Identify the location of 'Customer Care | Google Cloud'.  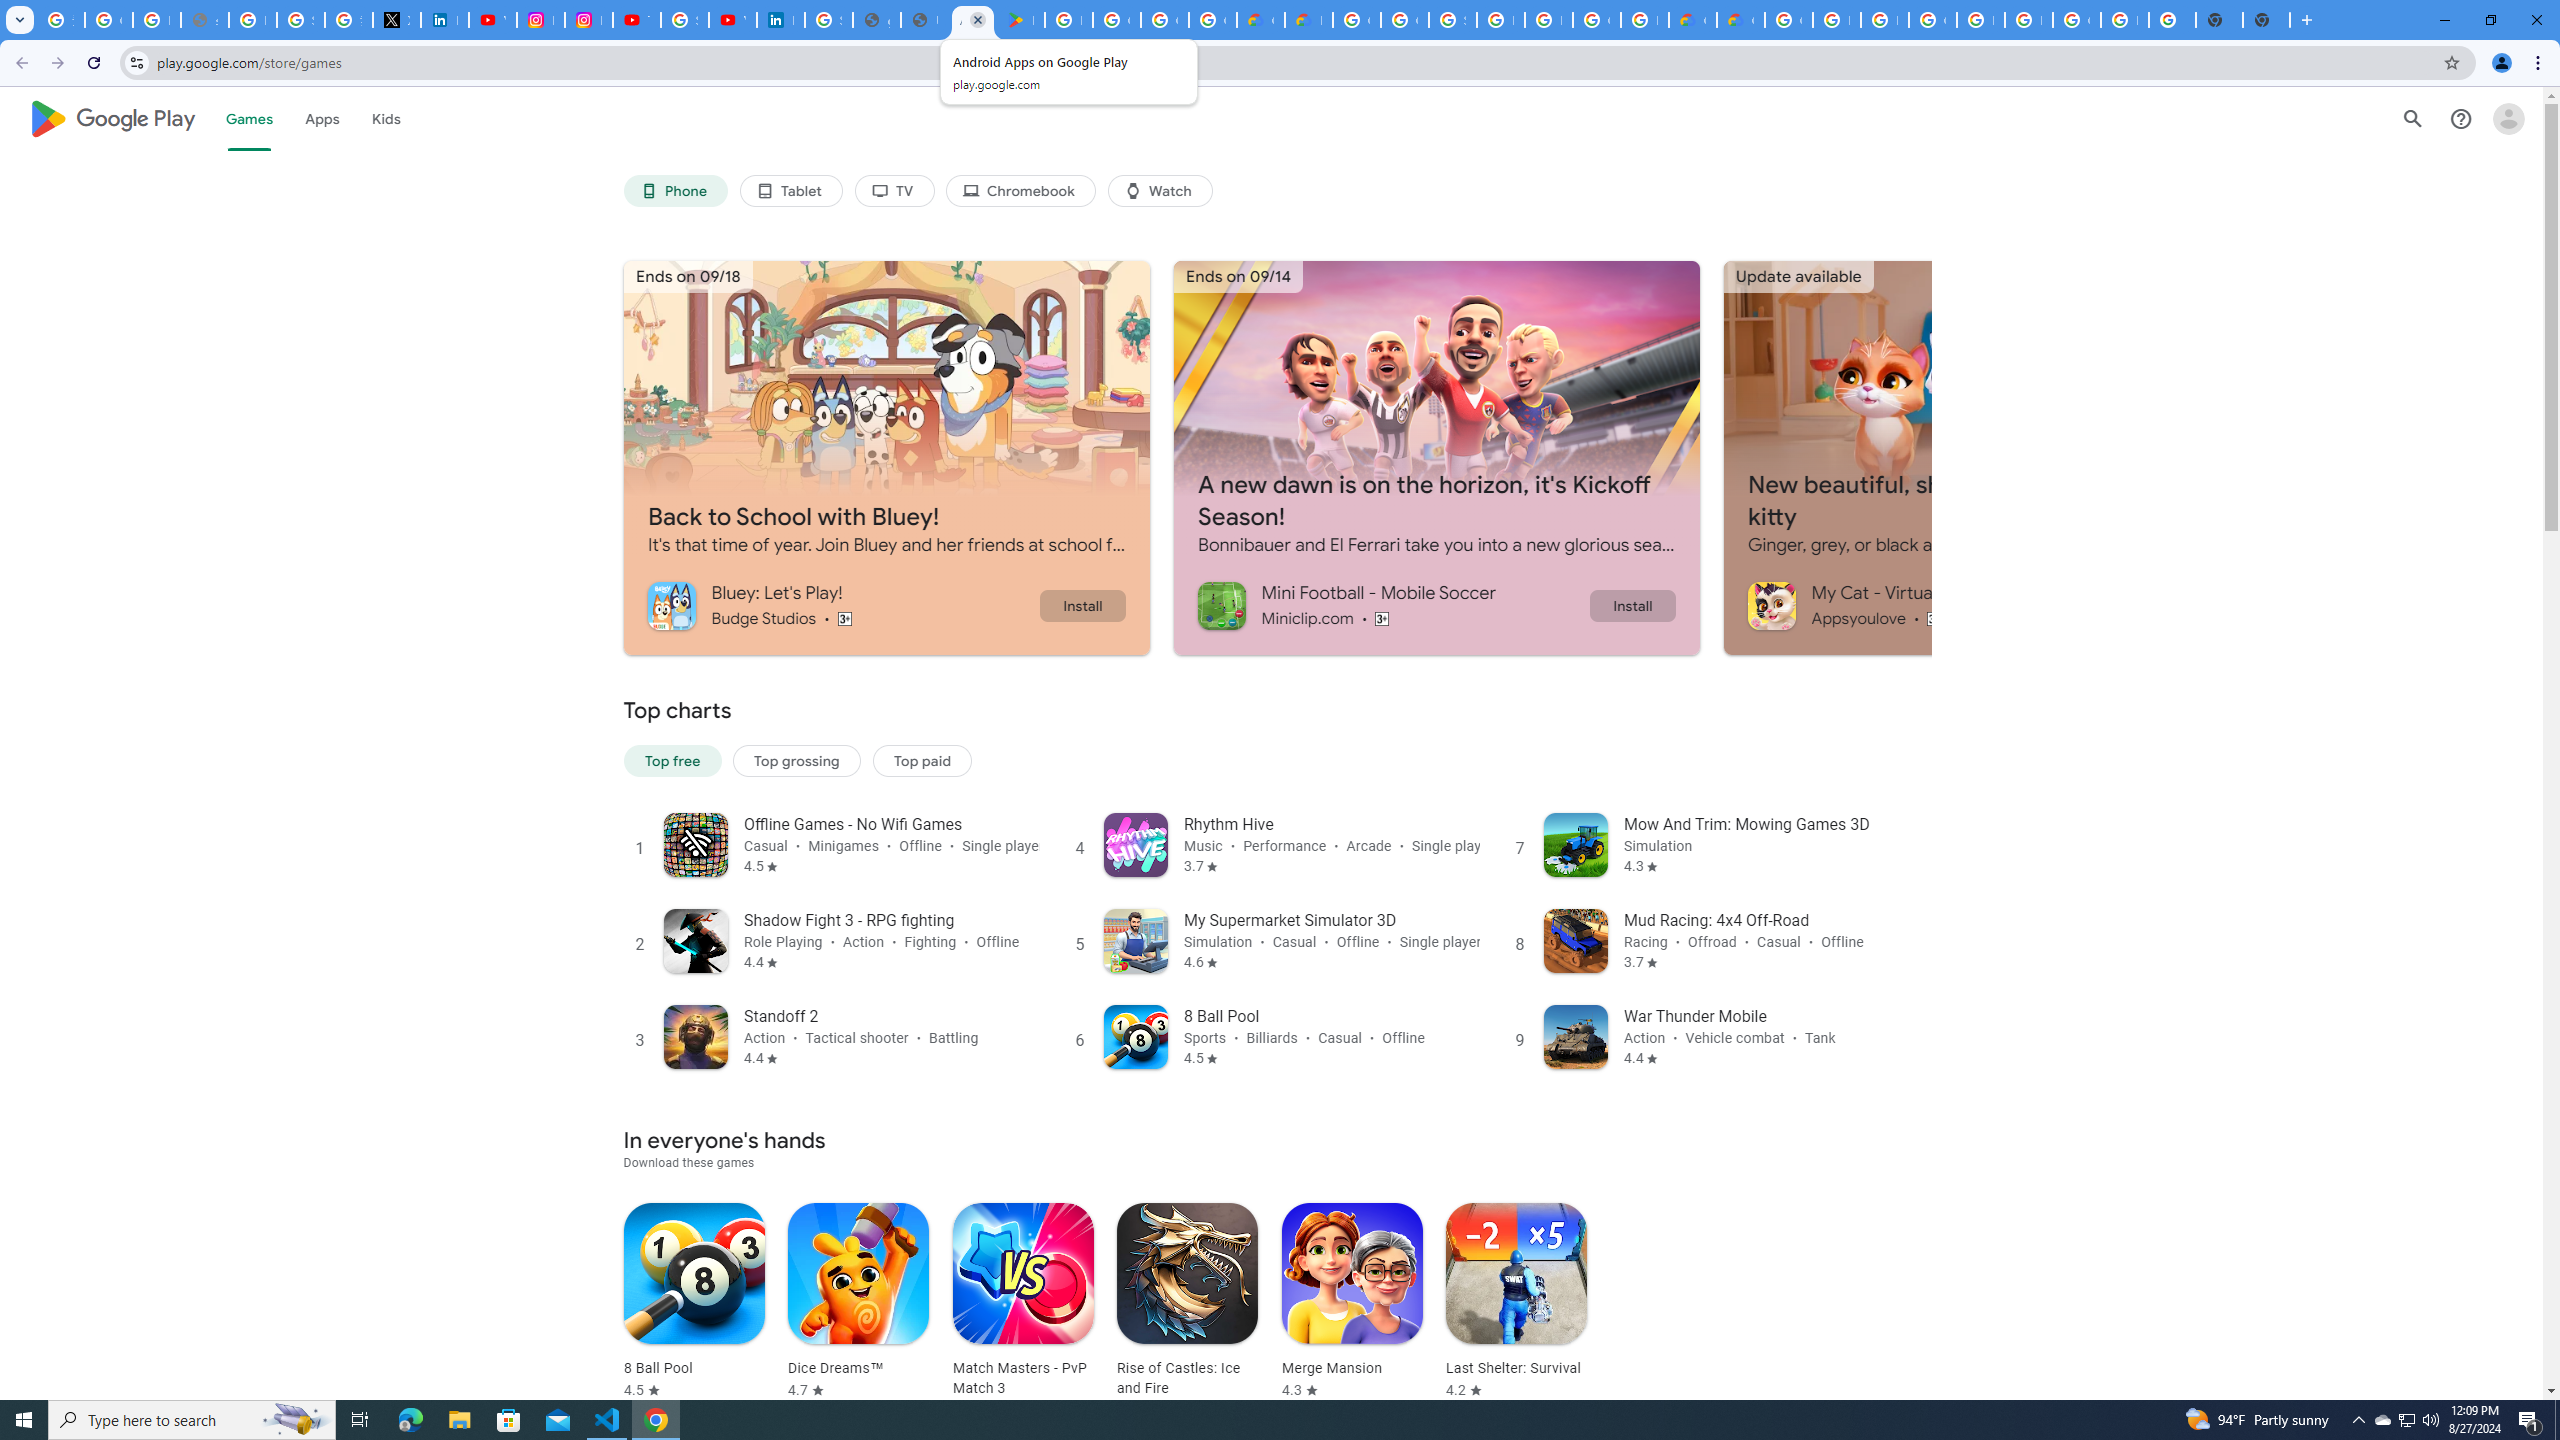
(1691, 19).